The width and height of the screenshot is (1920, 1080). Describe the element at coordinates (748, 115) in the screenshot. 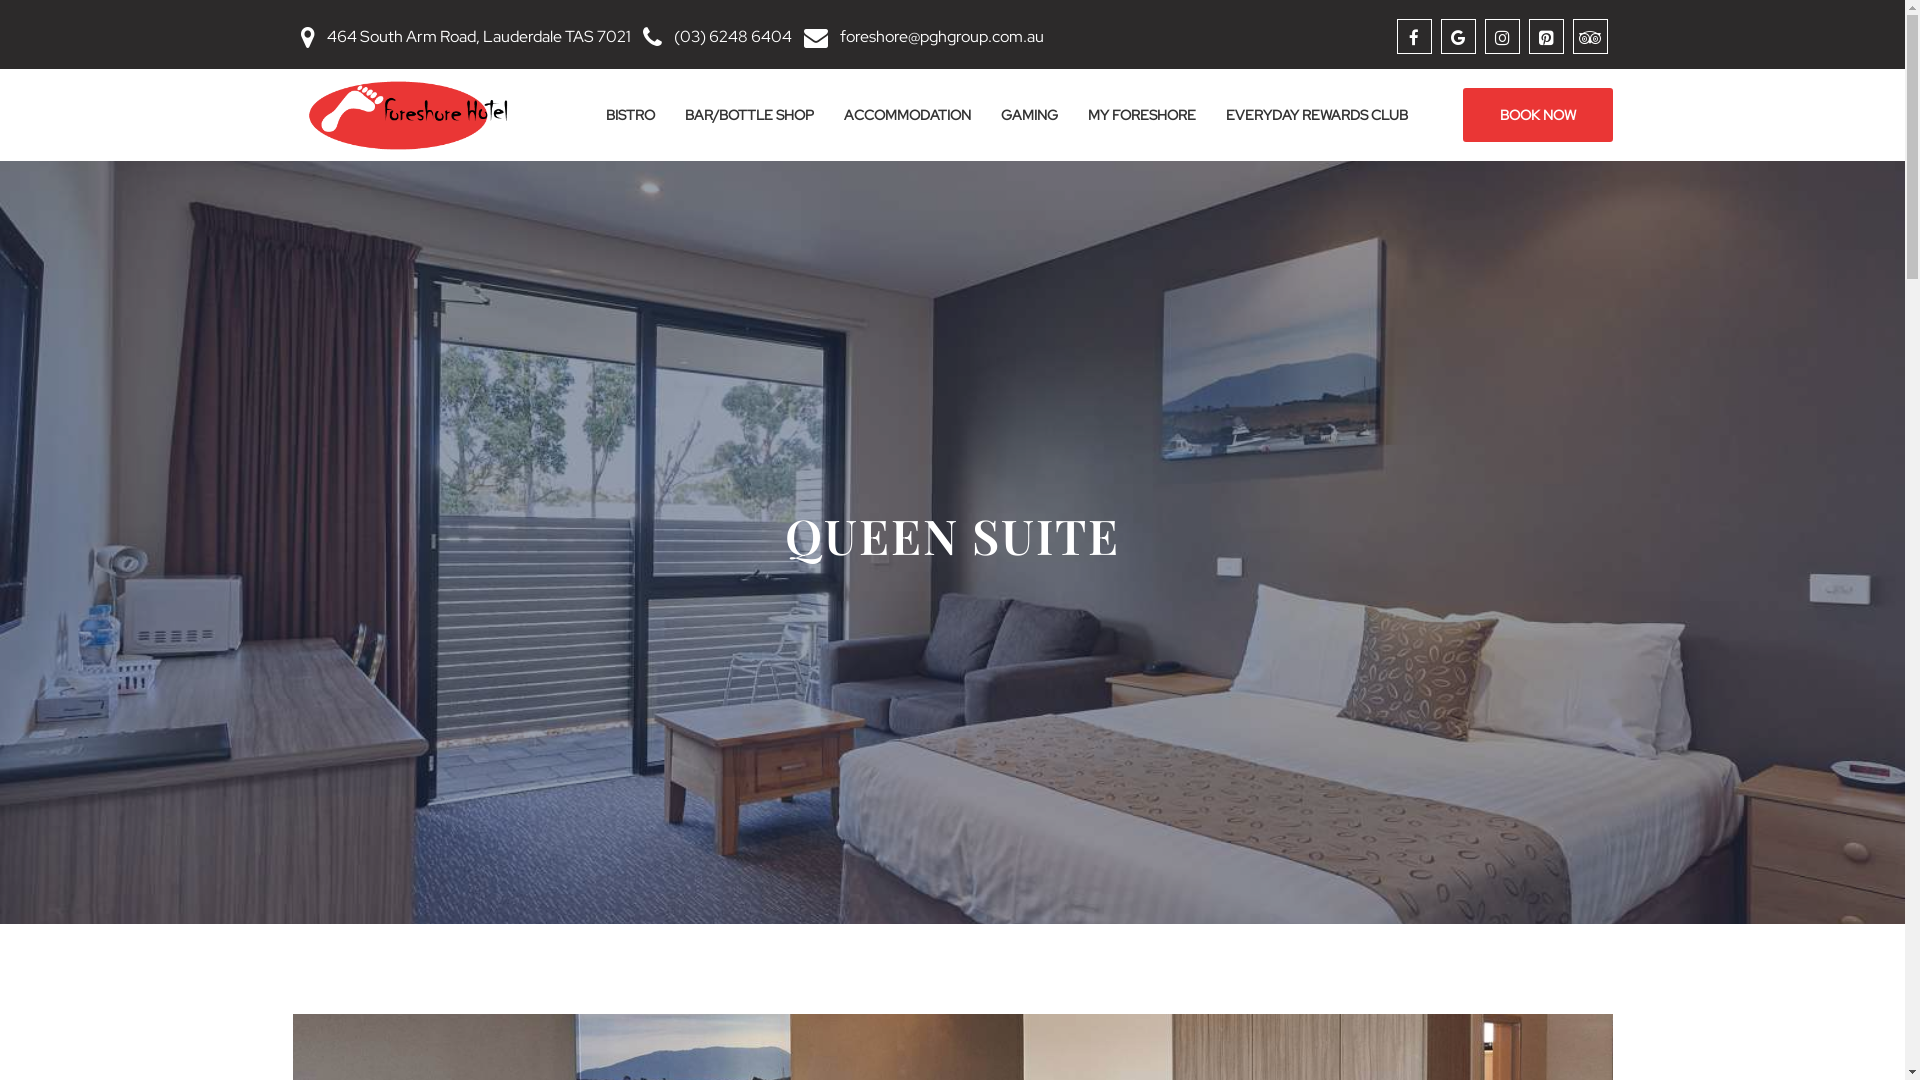

I see `'BAR/BOTTLE SHOP` at that location.